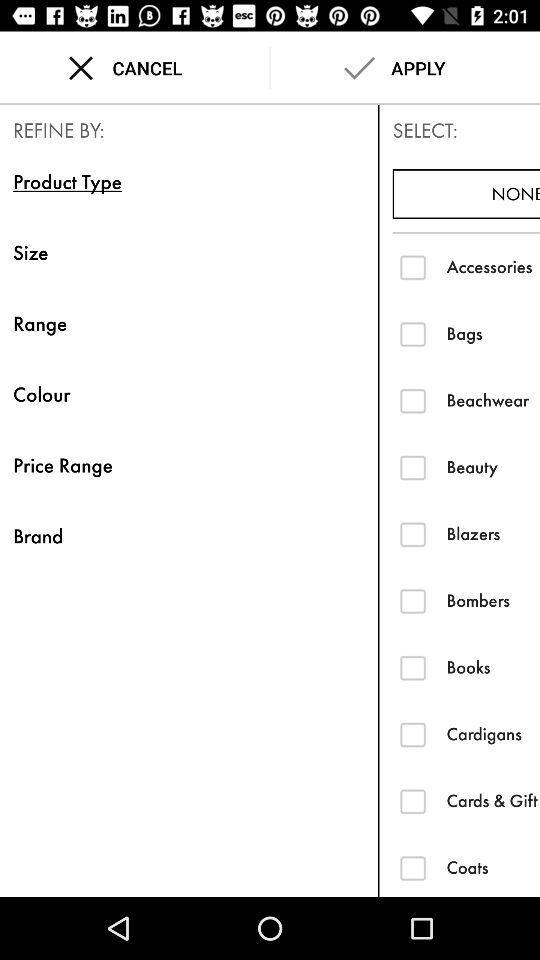 The width and height of the screenshot is (540, 960). Describe the element at coordinates (492, 600) in the screenshot. I see `the item above books icon` at that location.